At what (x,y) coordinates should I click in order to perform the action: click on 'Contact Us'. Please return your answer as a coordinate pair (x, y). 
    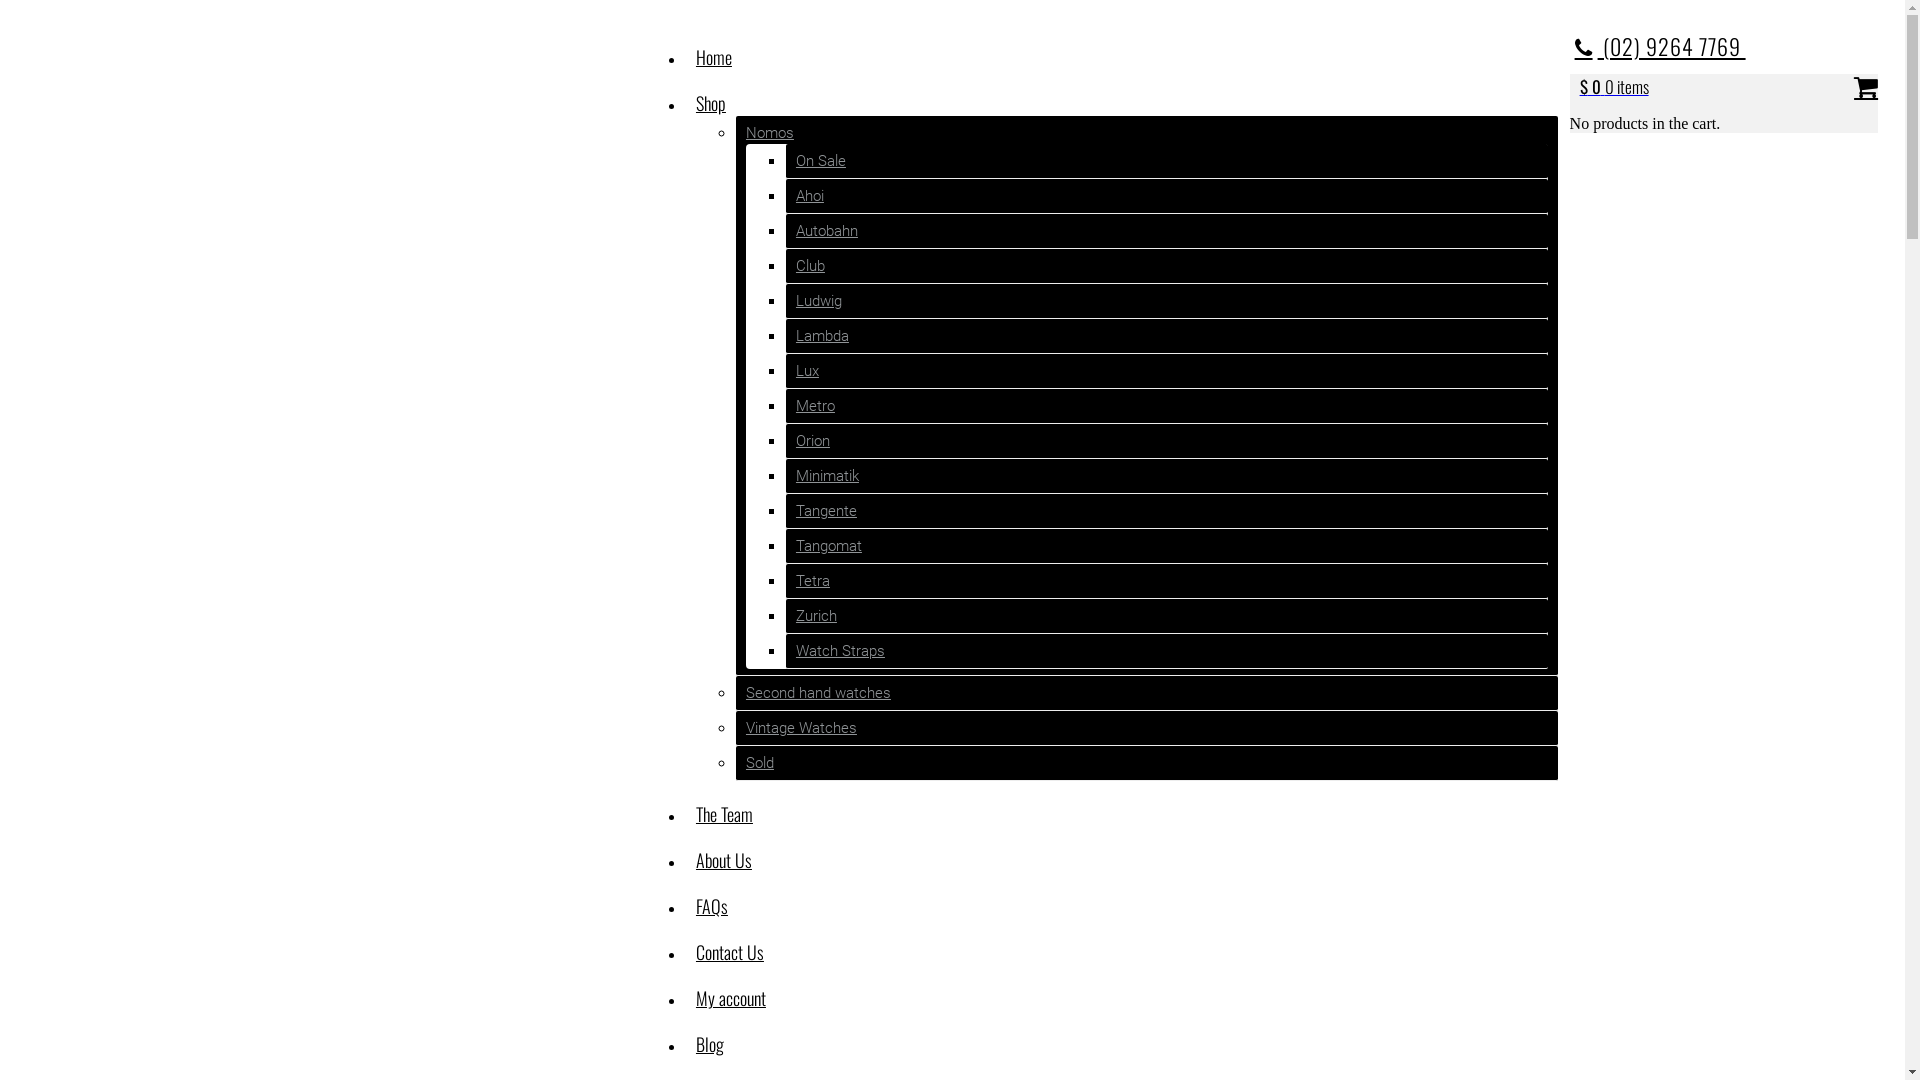
    Looking at the image, I should click on (696, 951).